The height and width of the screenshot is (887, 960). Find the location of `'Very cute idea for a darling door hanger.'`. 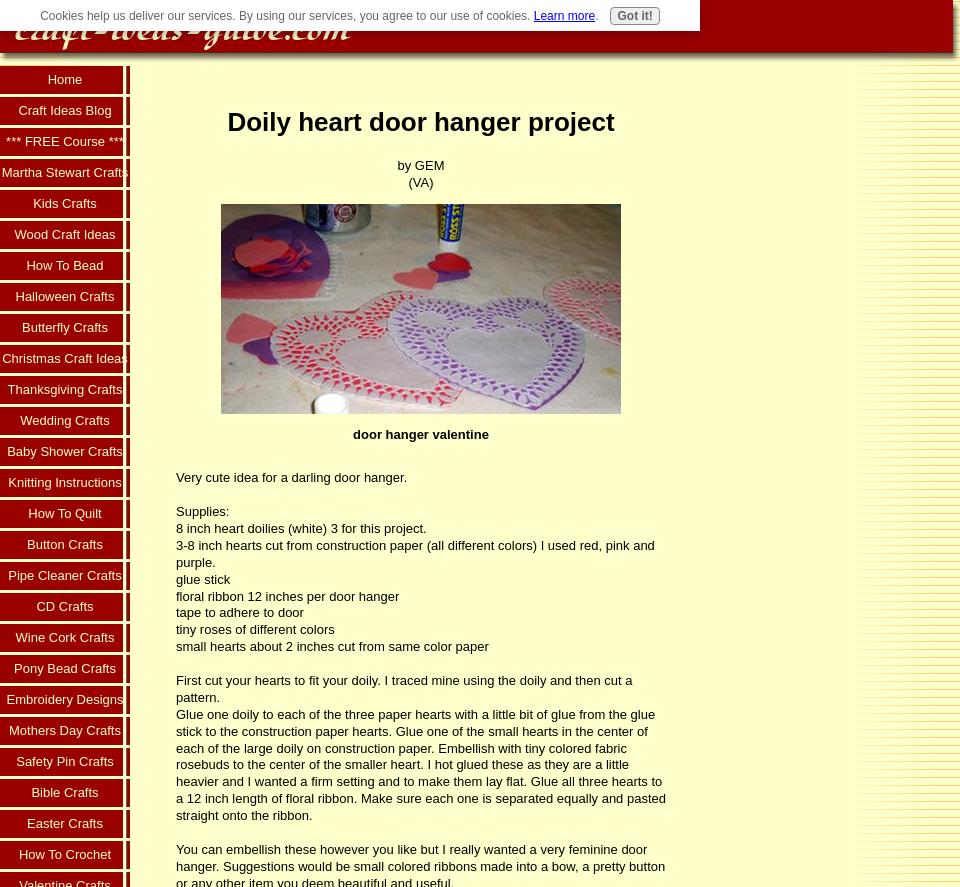

'Very cute idea for a darling door hanger.' is located at coordinates (290, 476).